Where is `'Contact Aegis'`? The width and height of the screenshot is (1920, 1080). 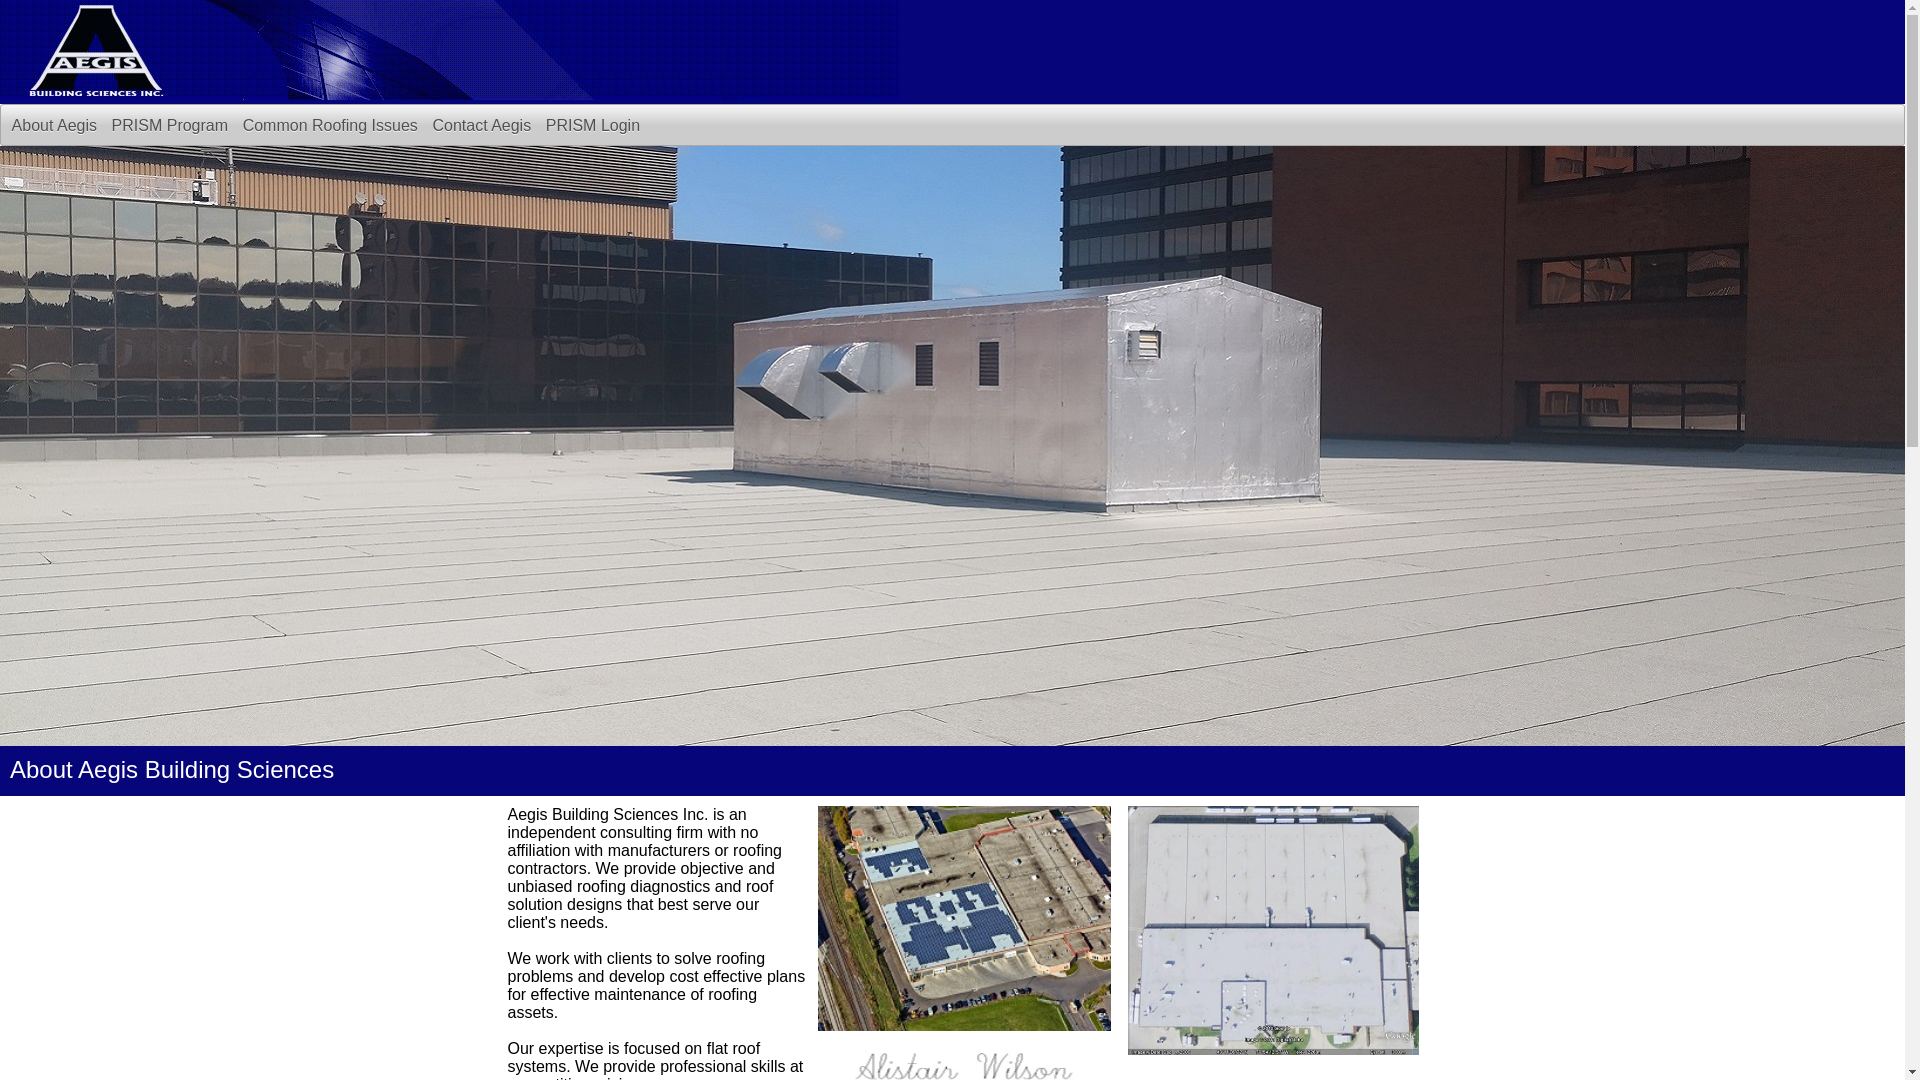 'Contact Aegis' is located at coordinates (481, 126).